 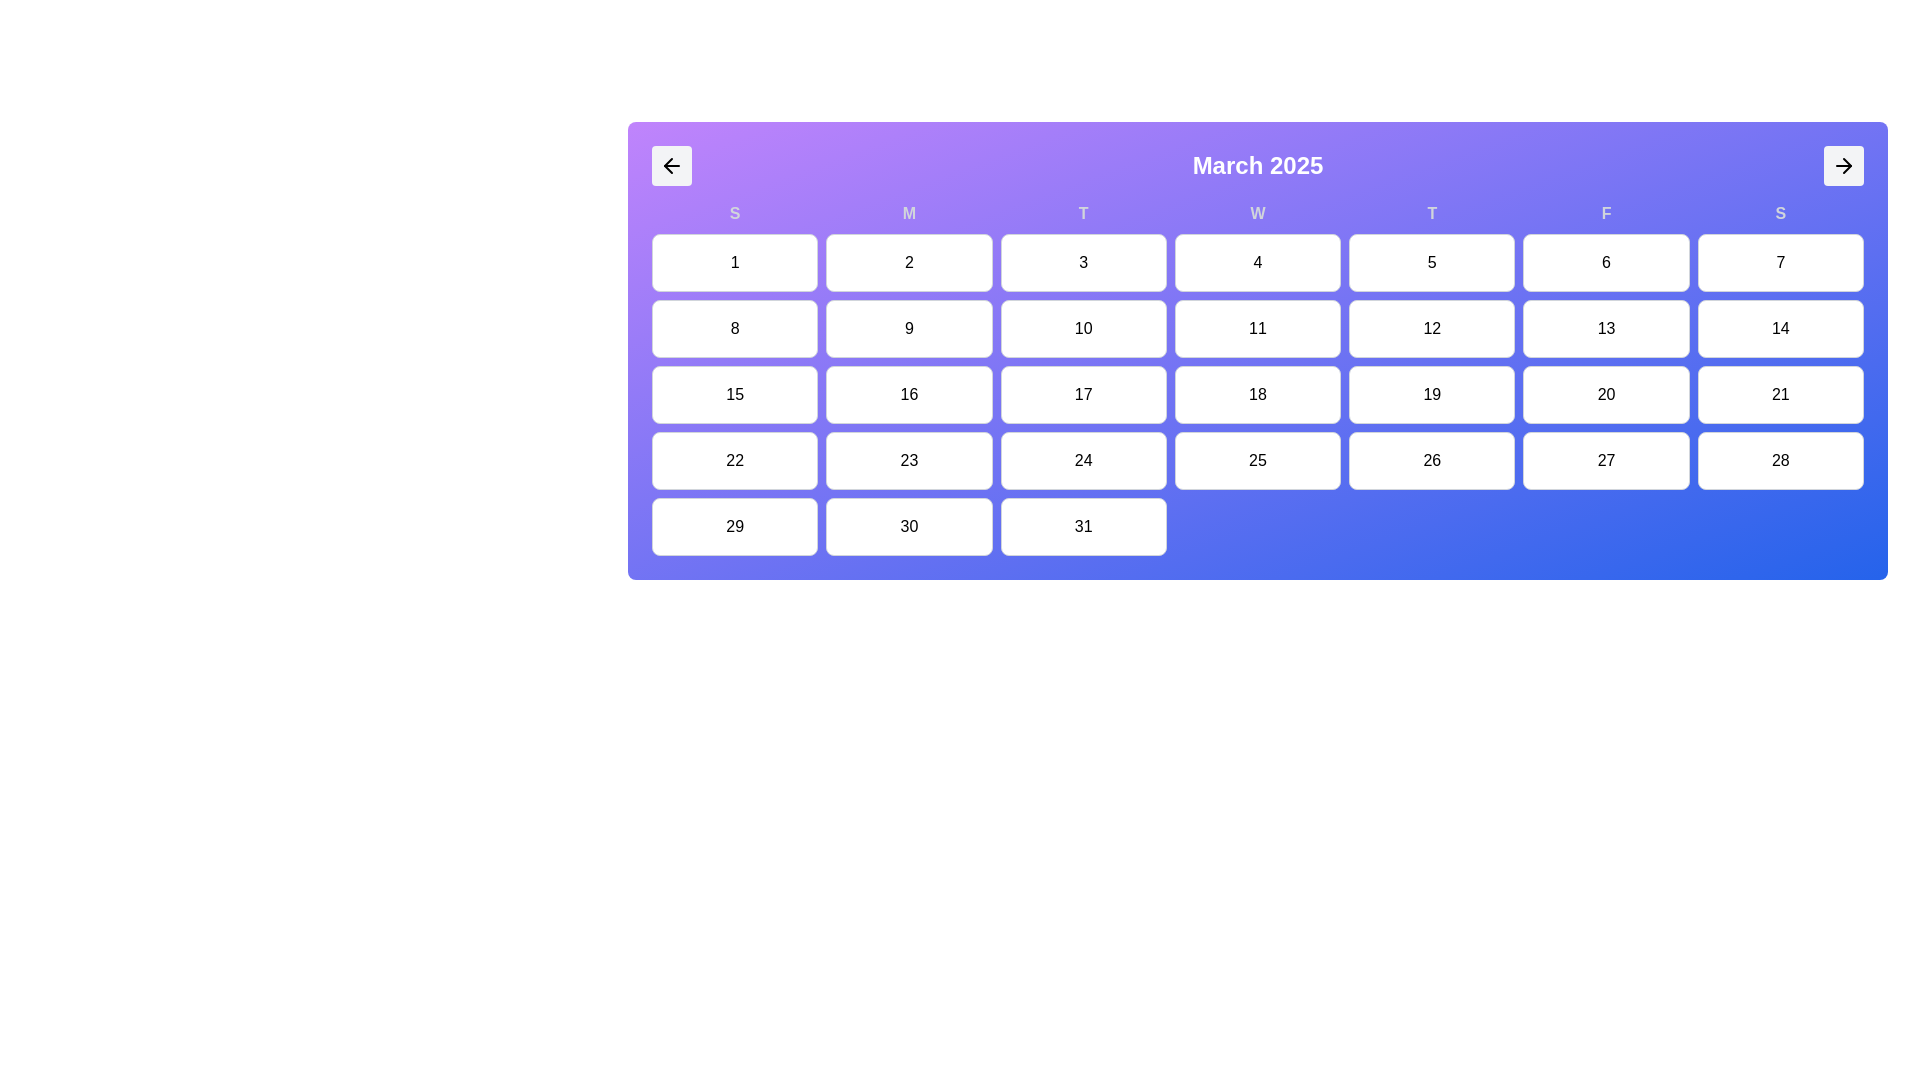 I want to click on the clickable calendar day cell representing the date '22' located in the fourth row and first column of the calendar grid, so click(x=734, y=461).